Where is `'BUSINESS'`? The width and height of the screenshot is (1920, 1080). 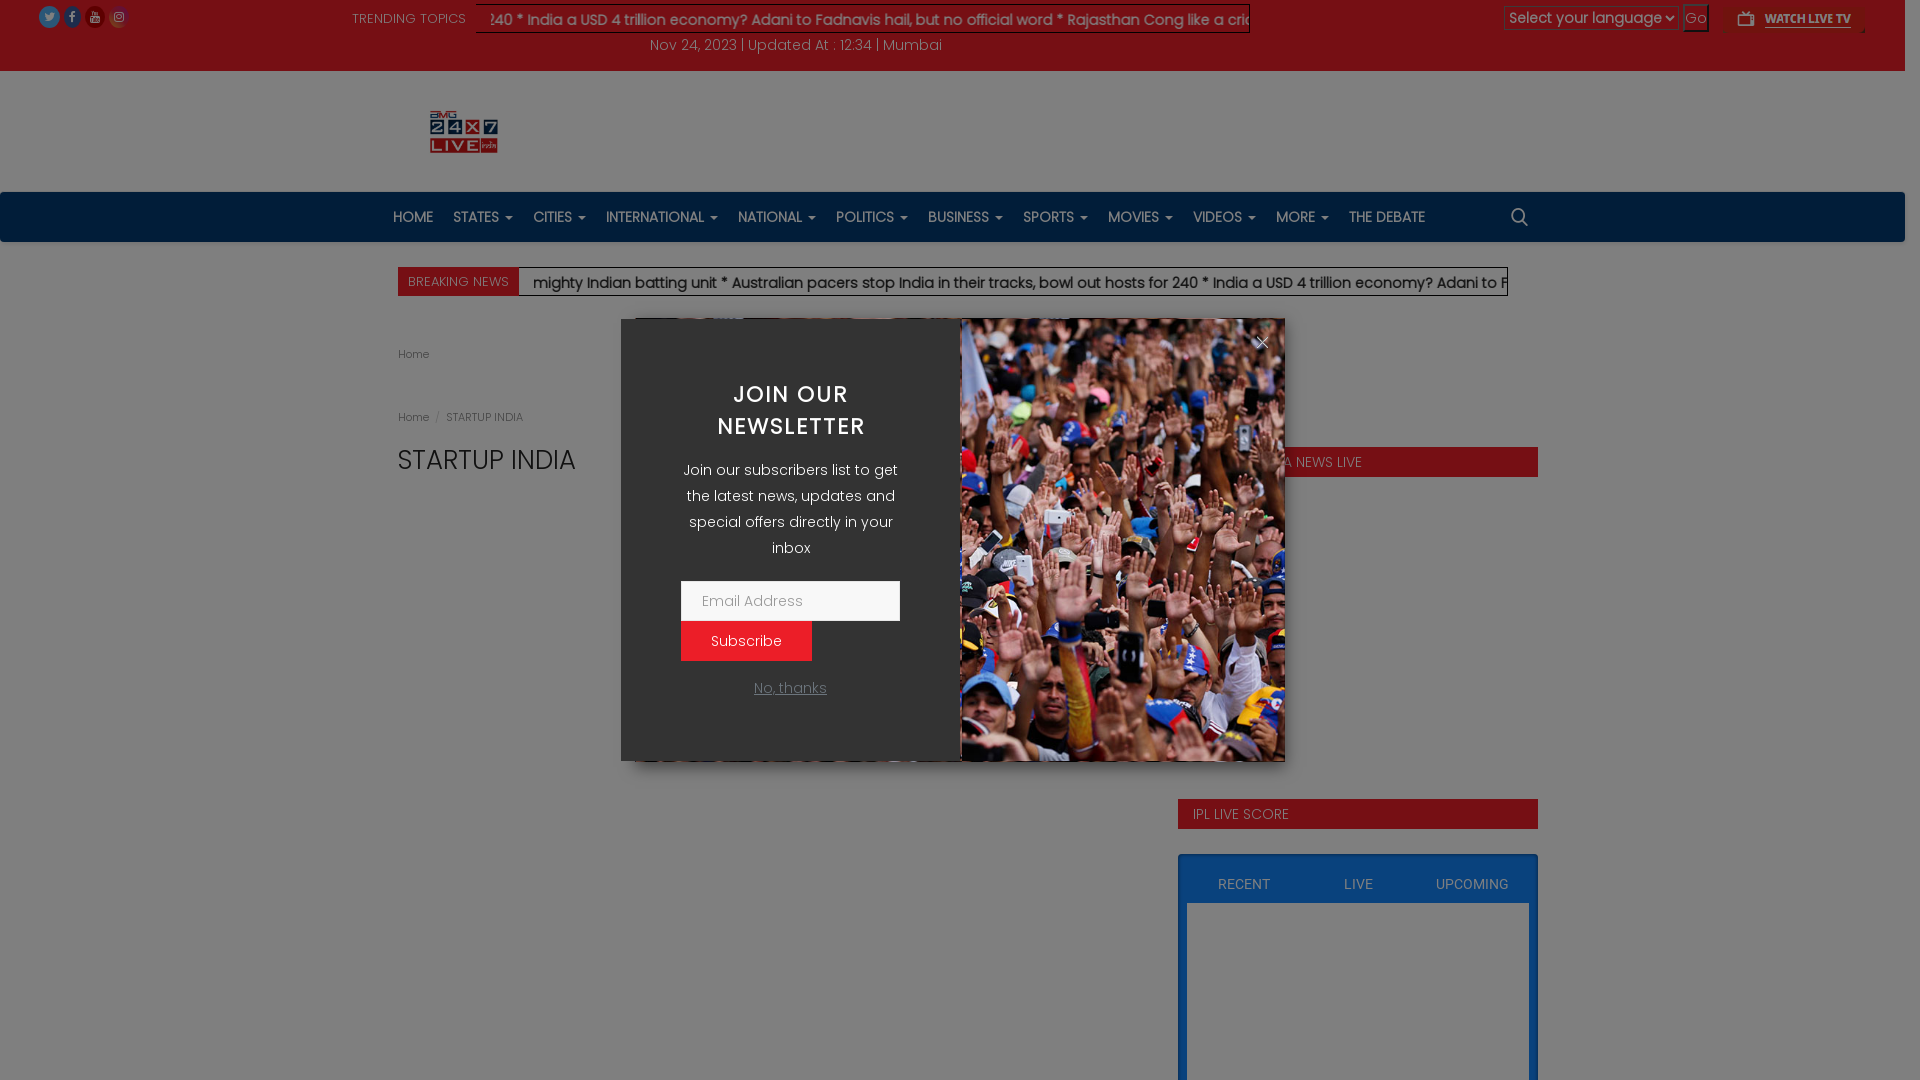
'BUSINESS' is located at coordinates (965, 216).